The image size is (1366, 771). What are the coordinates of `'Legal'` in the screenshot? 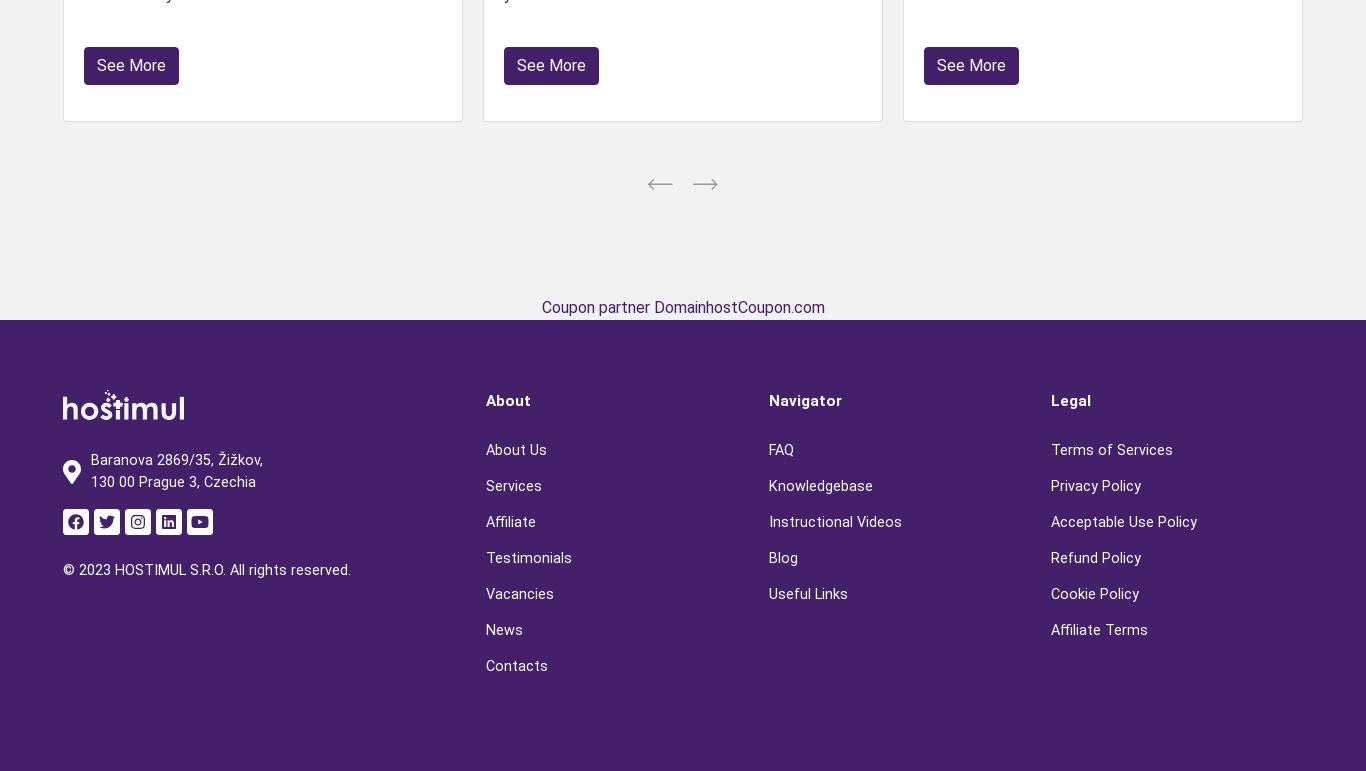 It's located at (1068, 399).